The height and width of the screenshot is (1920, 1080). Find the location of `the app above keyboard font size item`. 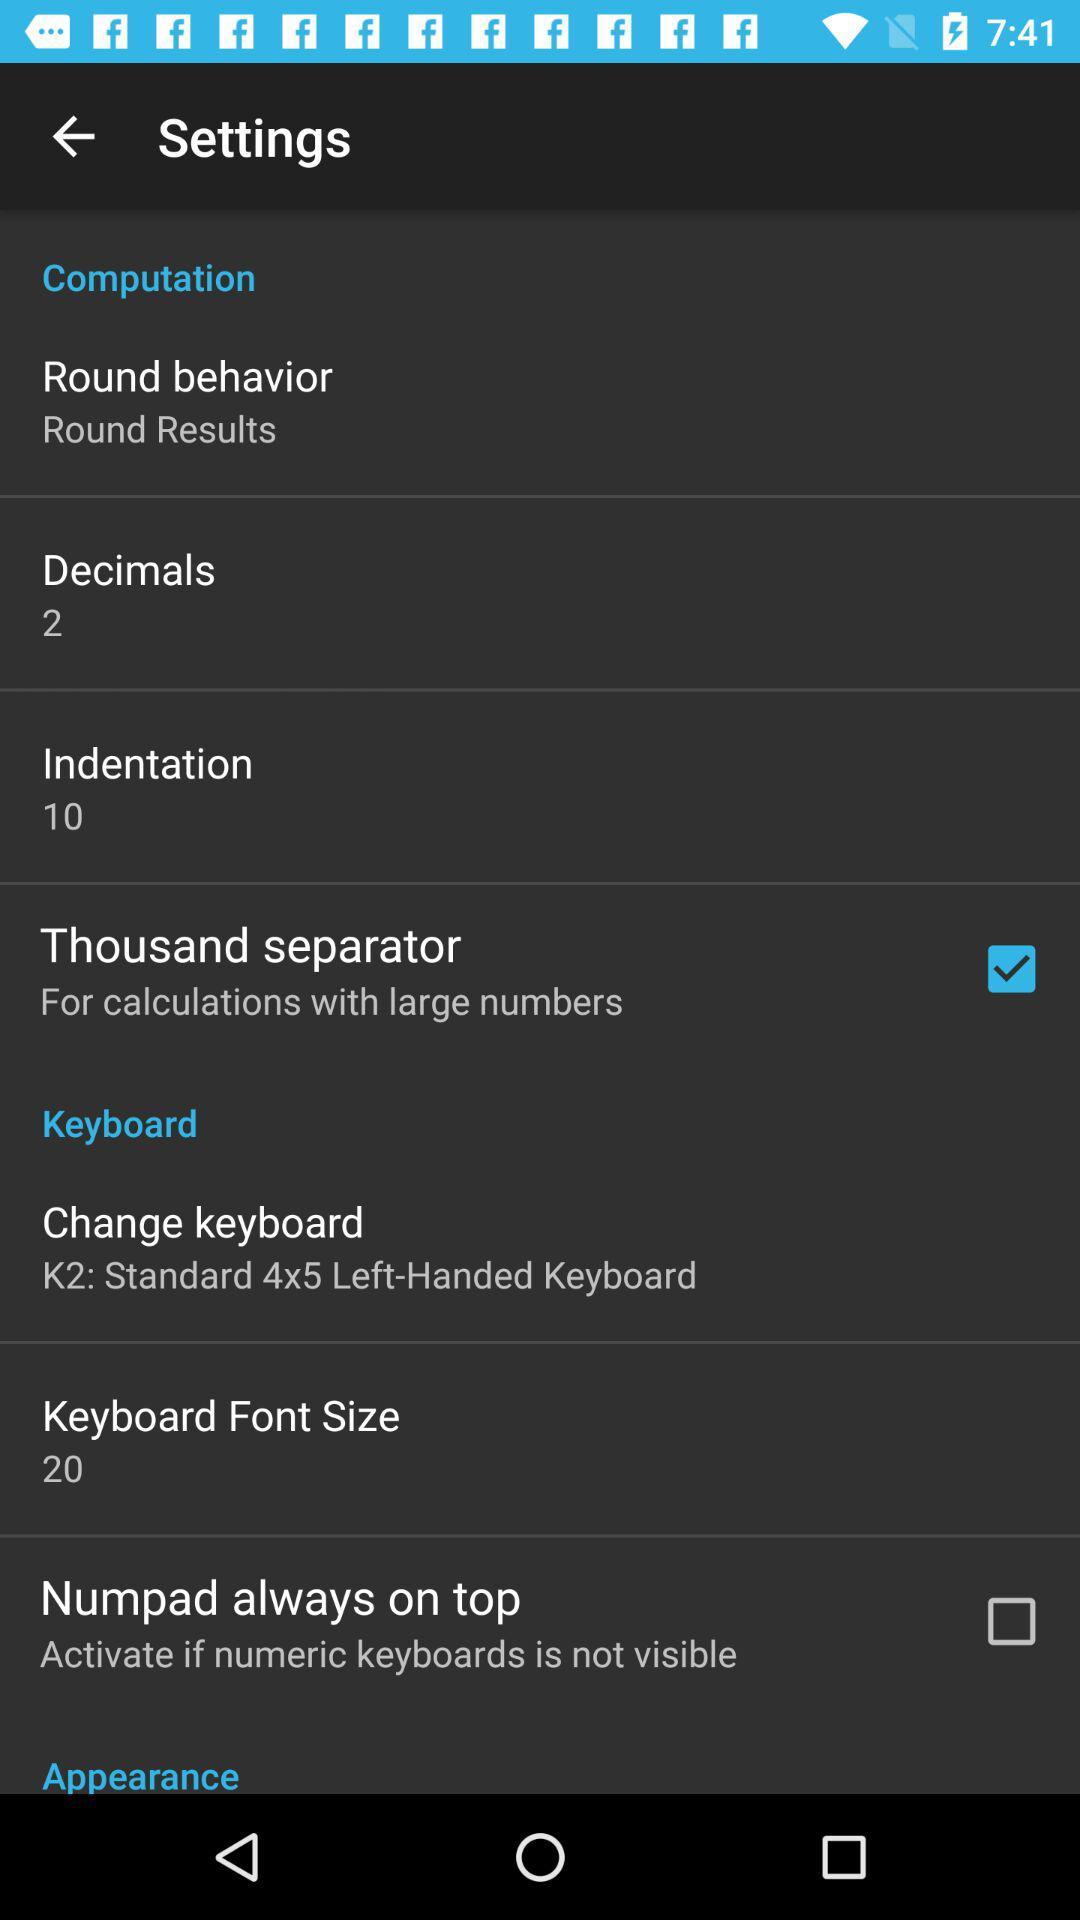

the app above keyboard font size item is located at coordinates (369, 1273).